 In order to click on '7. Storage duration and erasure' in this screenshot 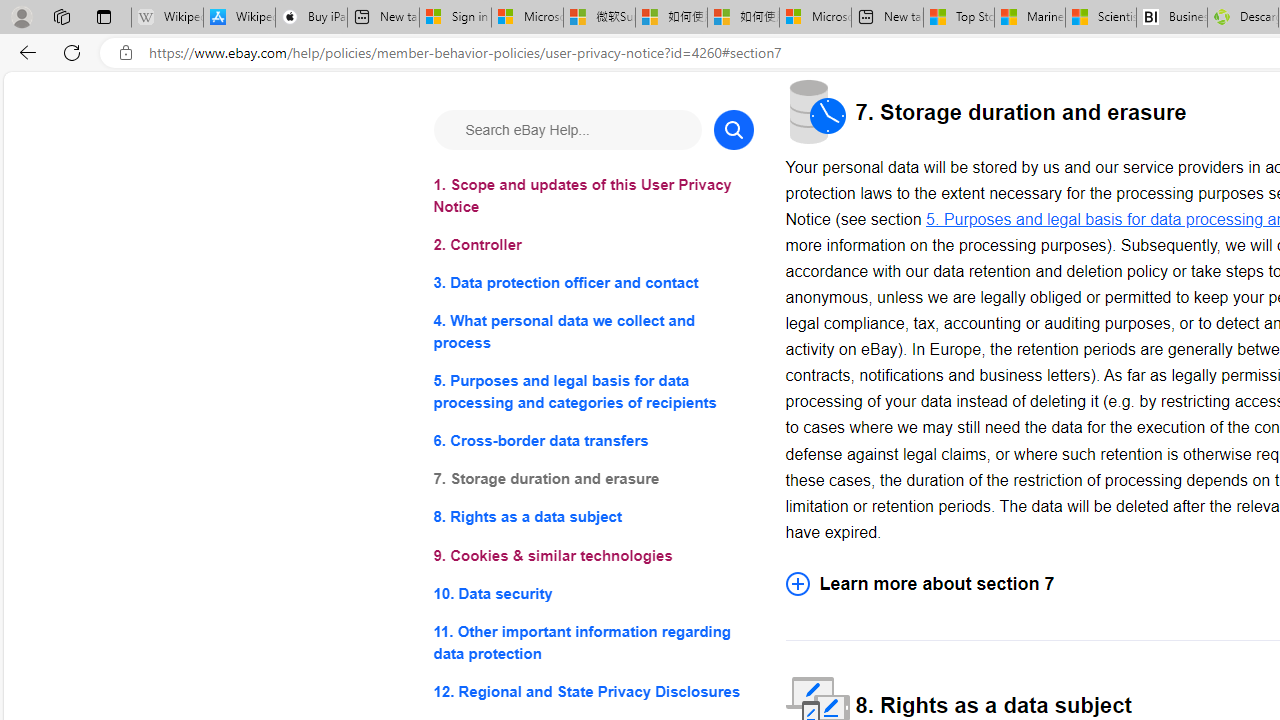, I will do `click(592, 479)`.